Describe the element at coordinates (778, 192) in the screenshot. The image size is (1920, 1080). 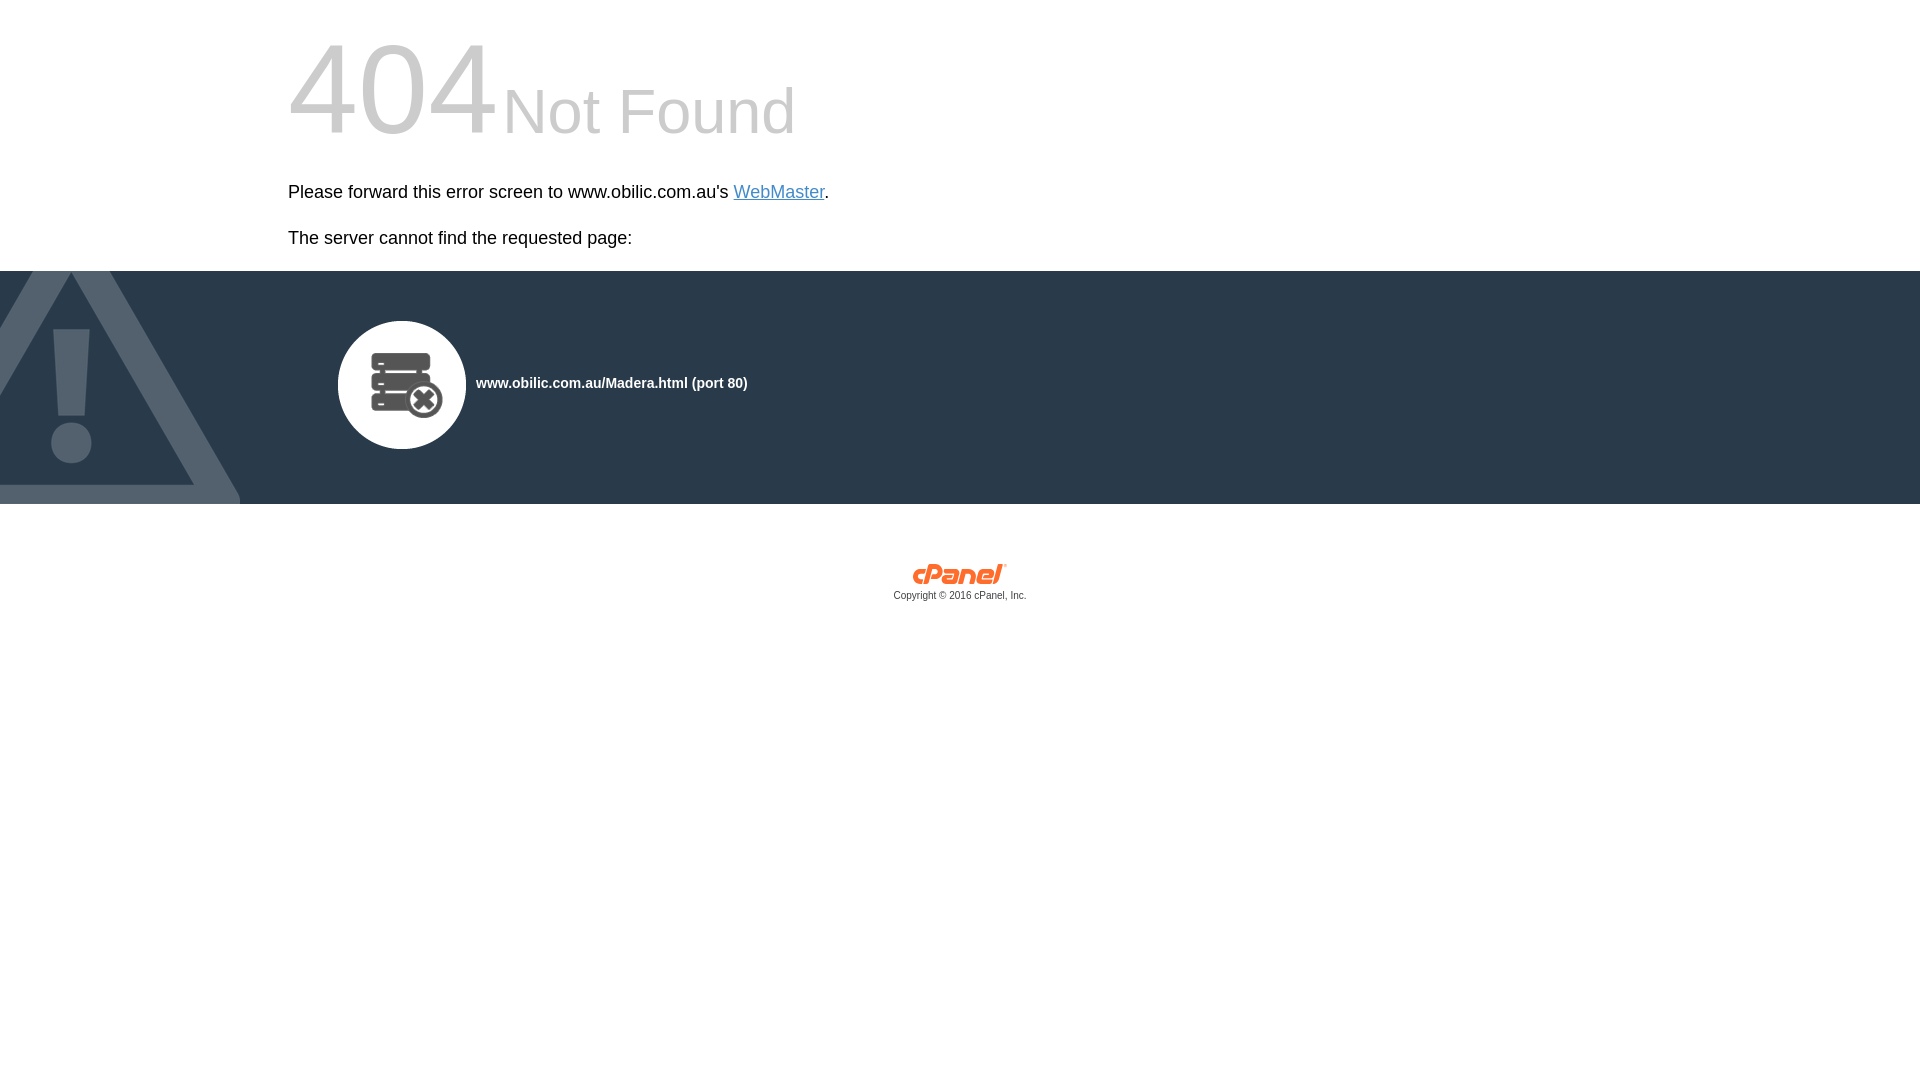
I see `'WebMaster'` at that location.